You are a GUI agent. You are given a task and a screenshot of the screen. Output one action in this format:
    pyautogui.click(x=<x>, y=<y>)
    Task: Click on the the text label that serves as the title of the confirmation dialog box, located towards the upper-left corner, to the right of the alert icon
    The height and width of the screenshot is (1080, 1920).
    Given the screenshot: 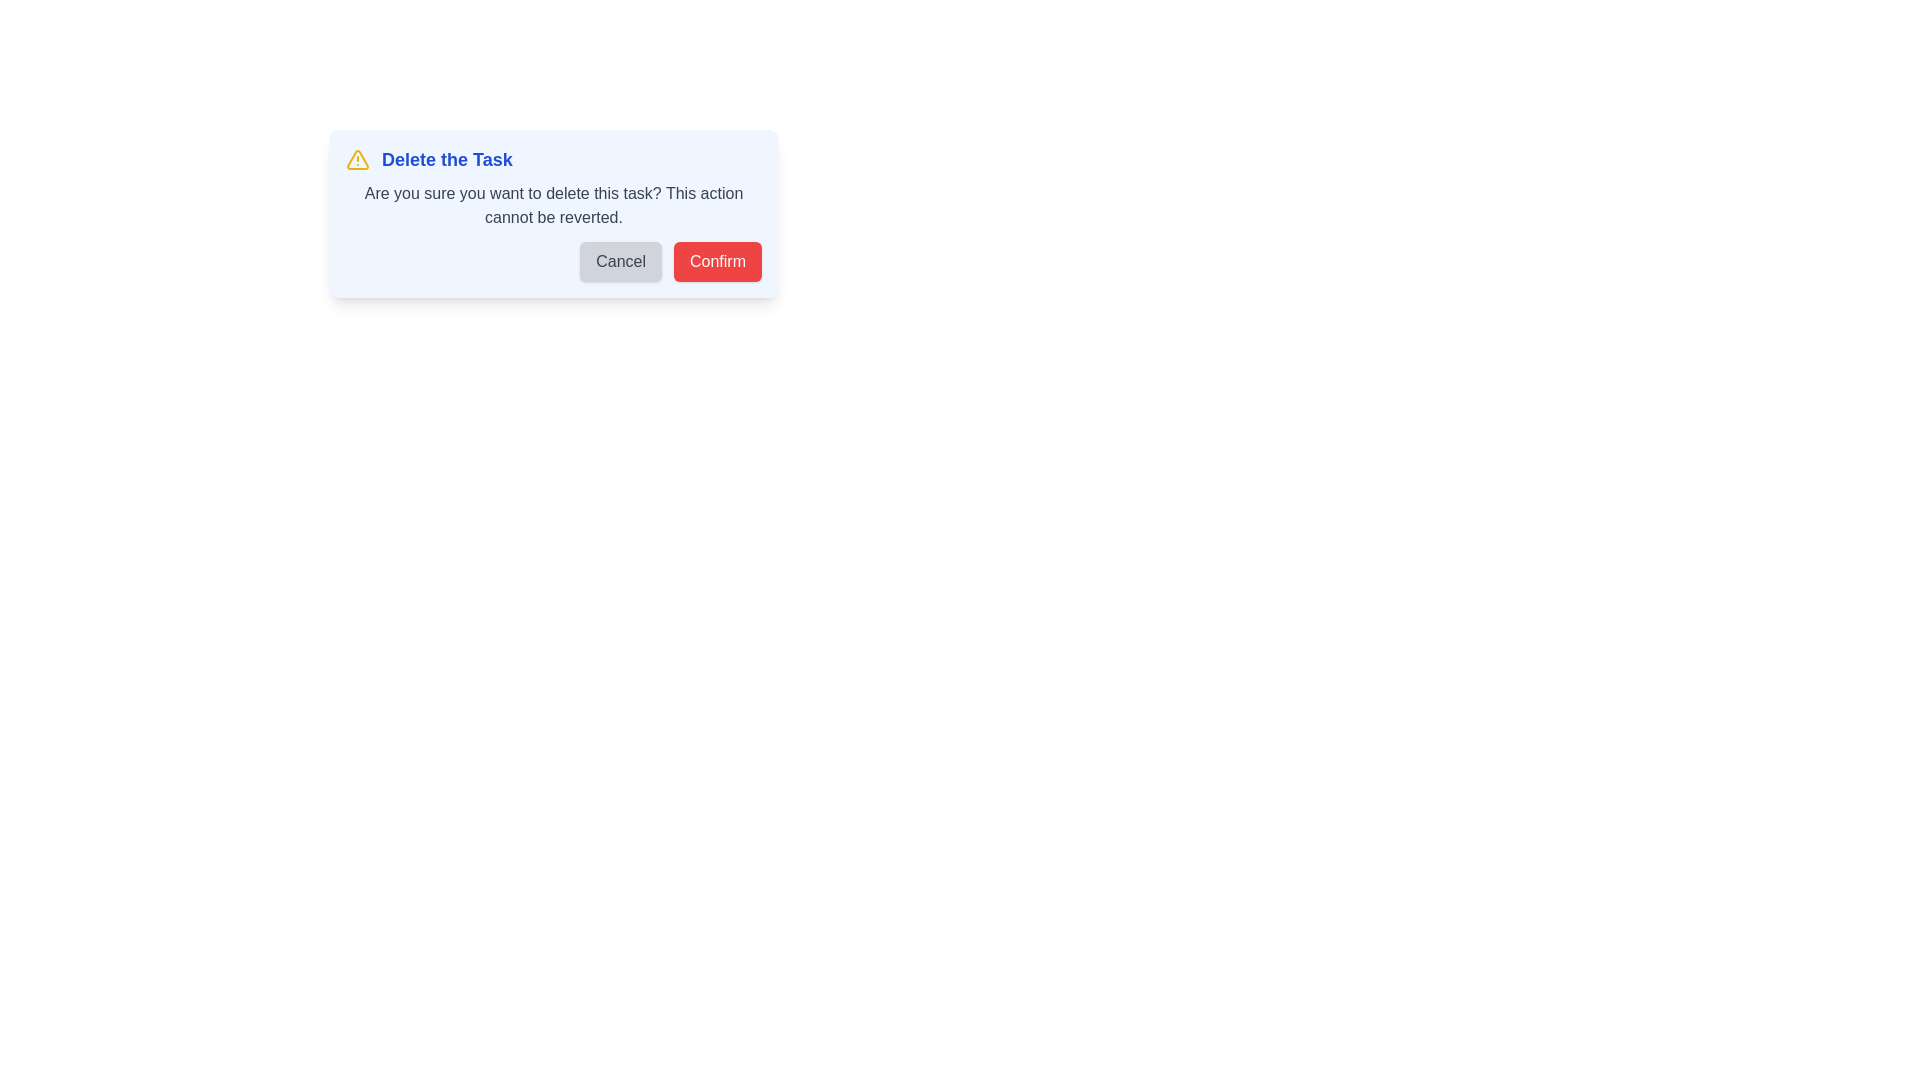 What is the action you would take?
    pyautogui.click(x=446, y=158)
    